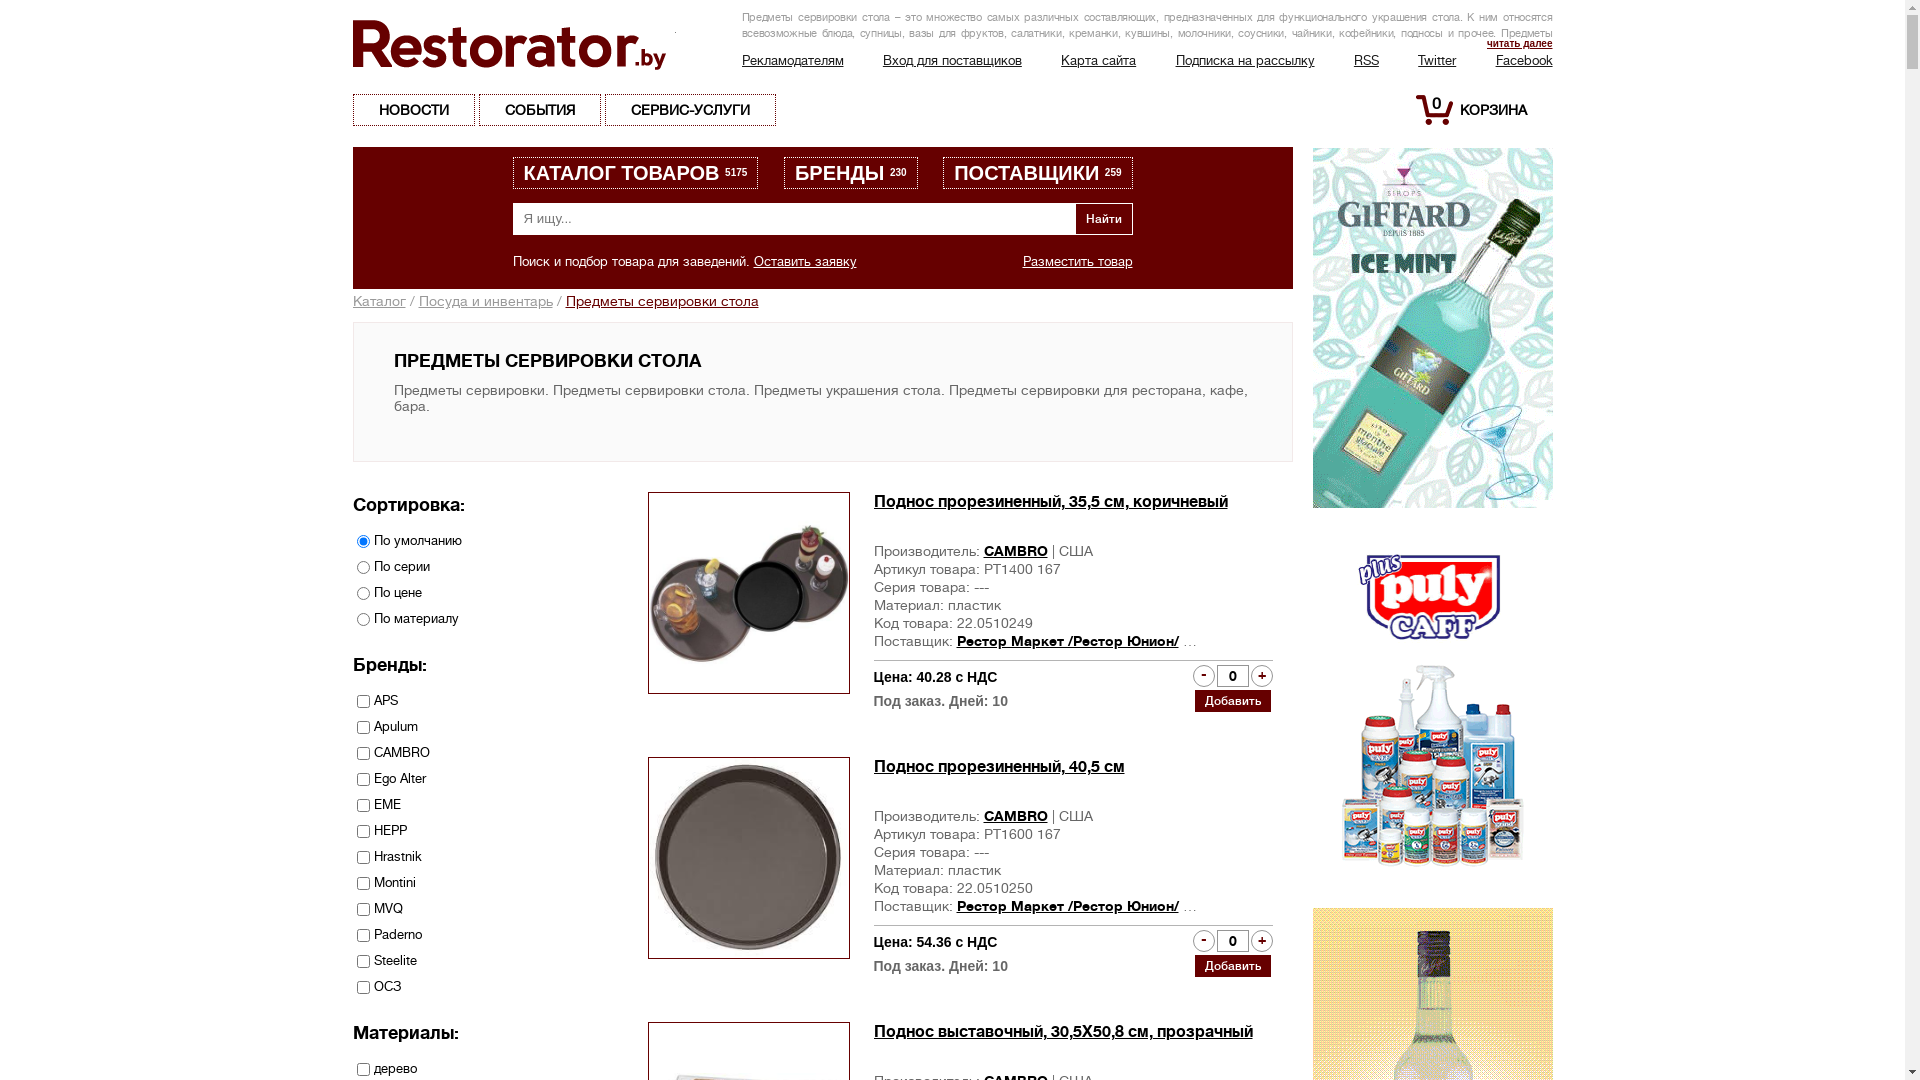  Describe the element at coordinates (1496, 60) in the screenshot. I see `'Facebook'` at that location.